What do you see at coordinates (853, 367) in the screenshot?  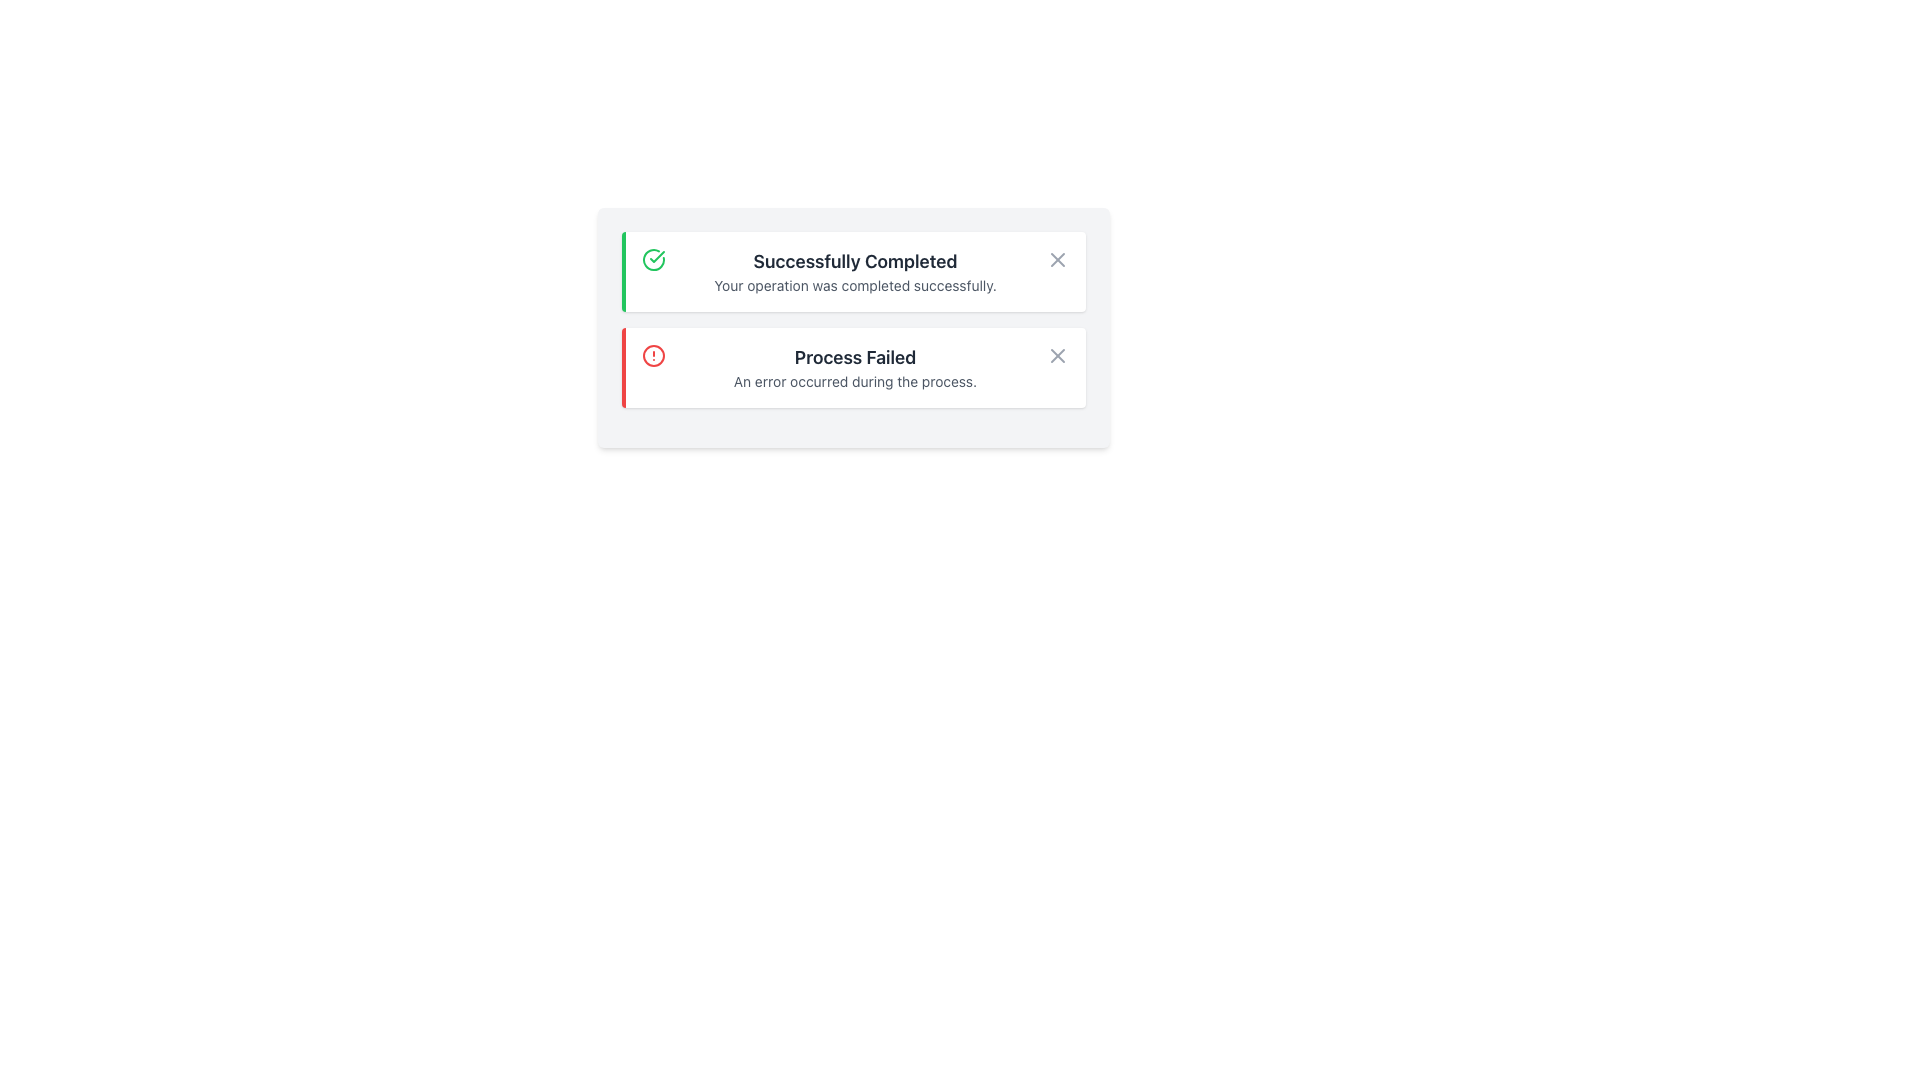 I see `the second notification message box with a red left border and white background containing the text 'Process Failed'` at bounding box center [853, 367].